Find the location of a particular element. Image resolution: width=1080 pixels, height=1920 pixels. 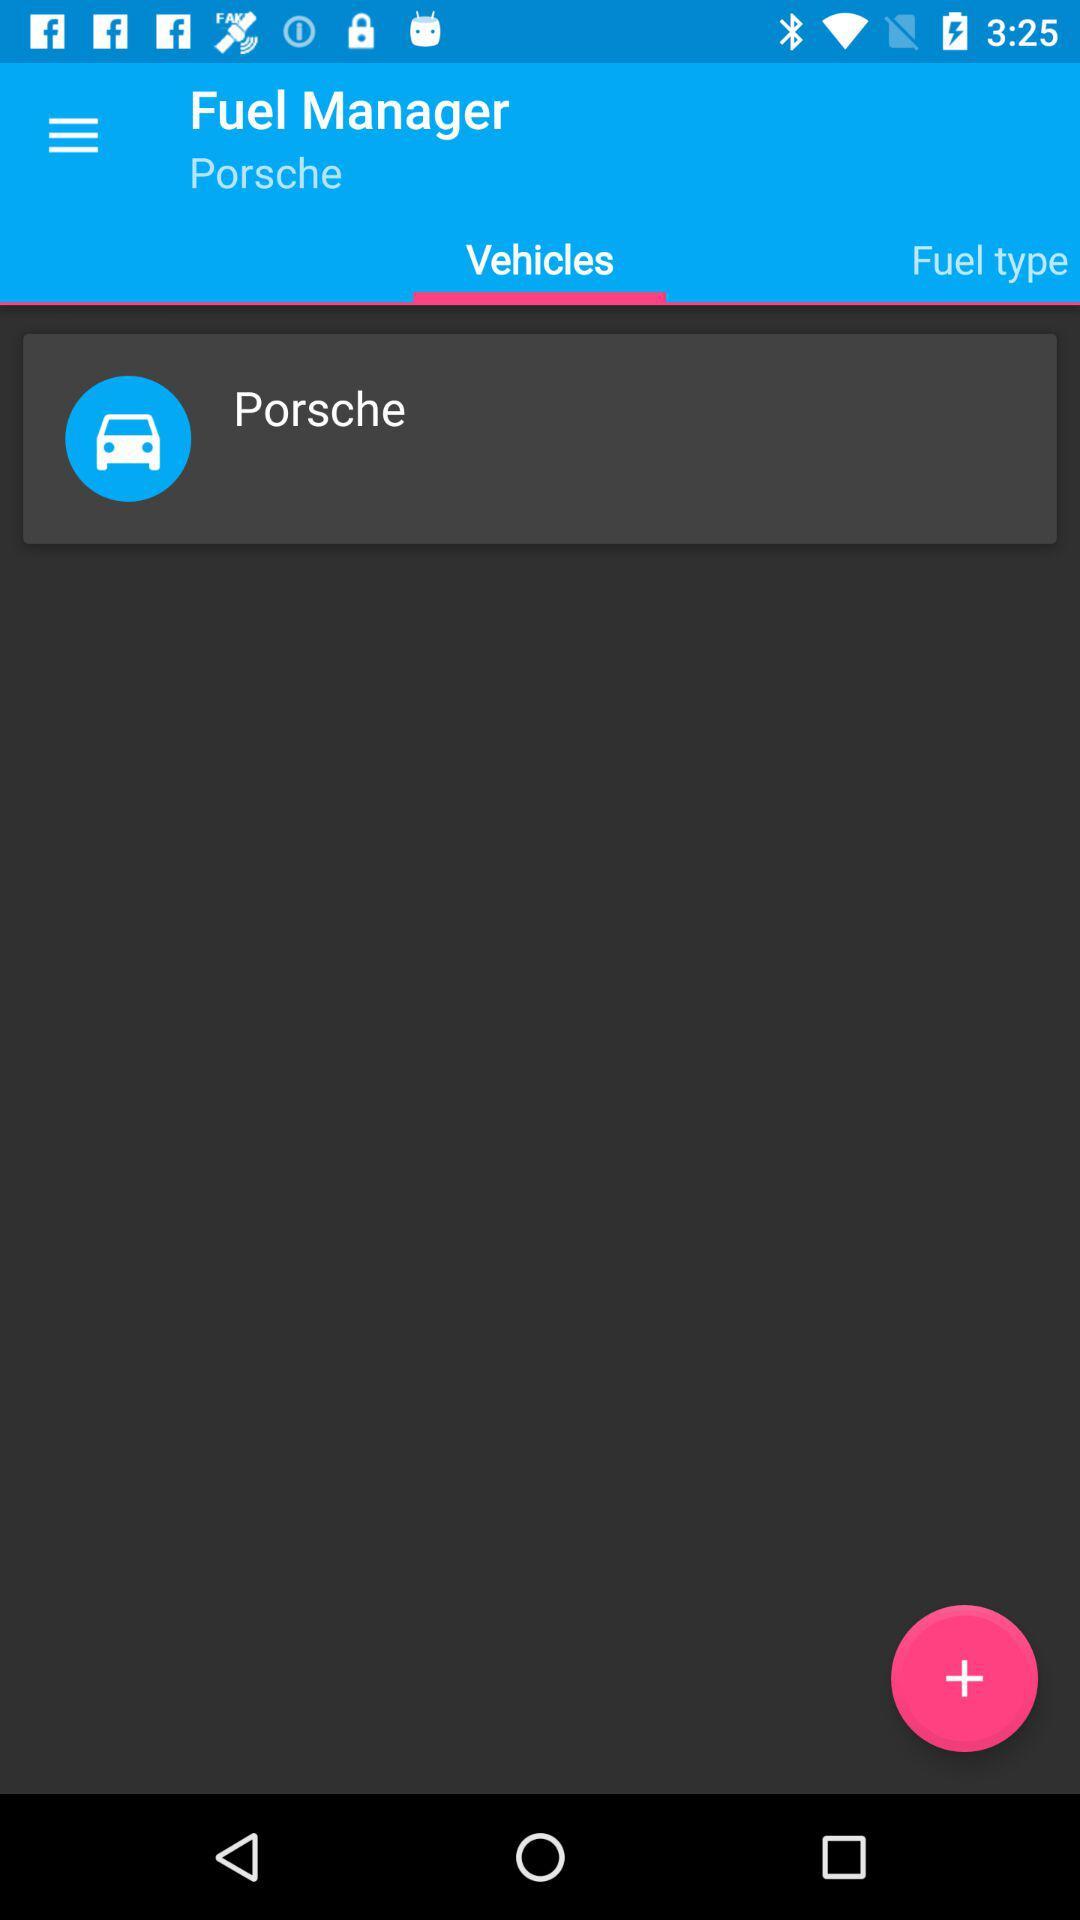

icon at the bottom right corner is located at coordinates (963, 1678).